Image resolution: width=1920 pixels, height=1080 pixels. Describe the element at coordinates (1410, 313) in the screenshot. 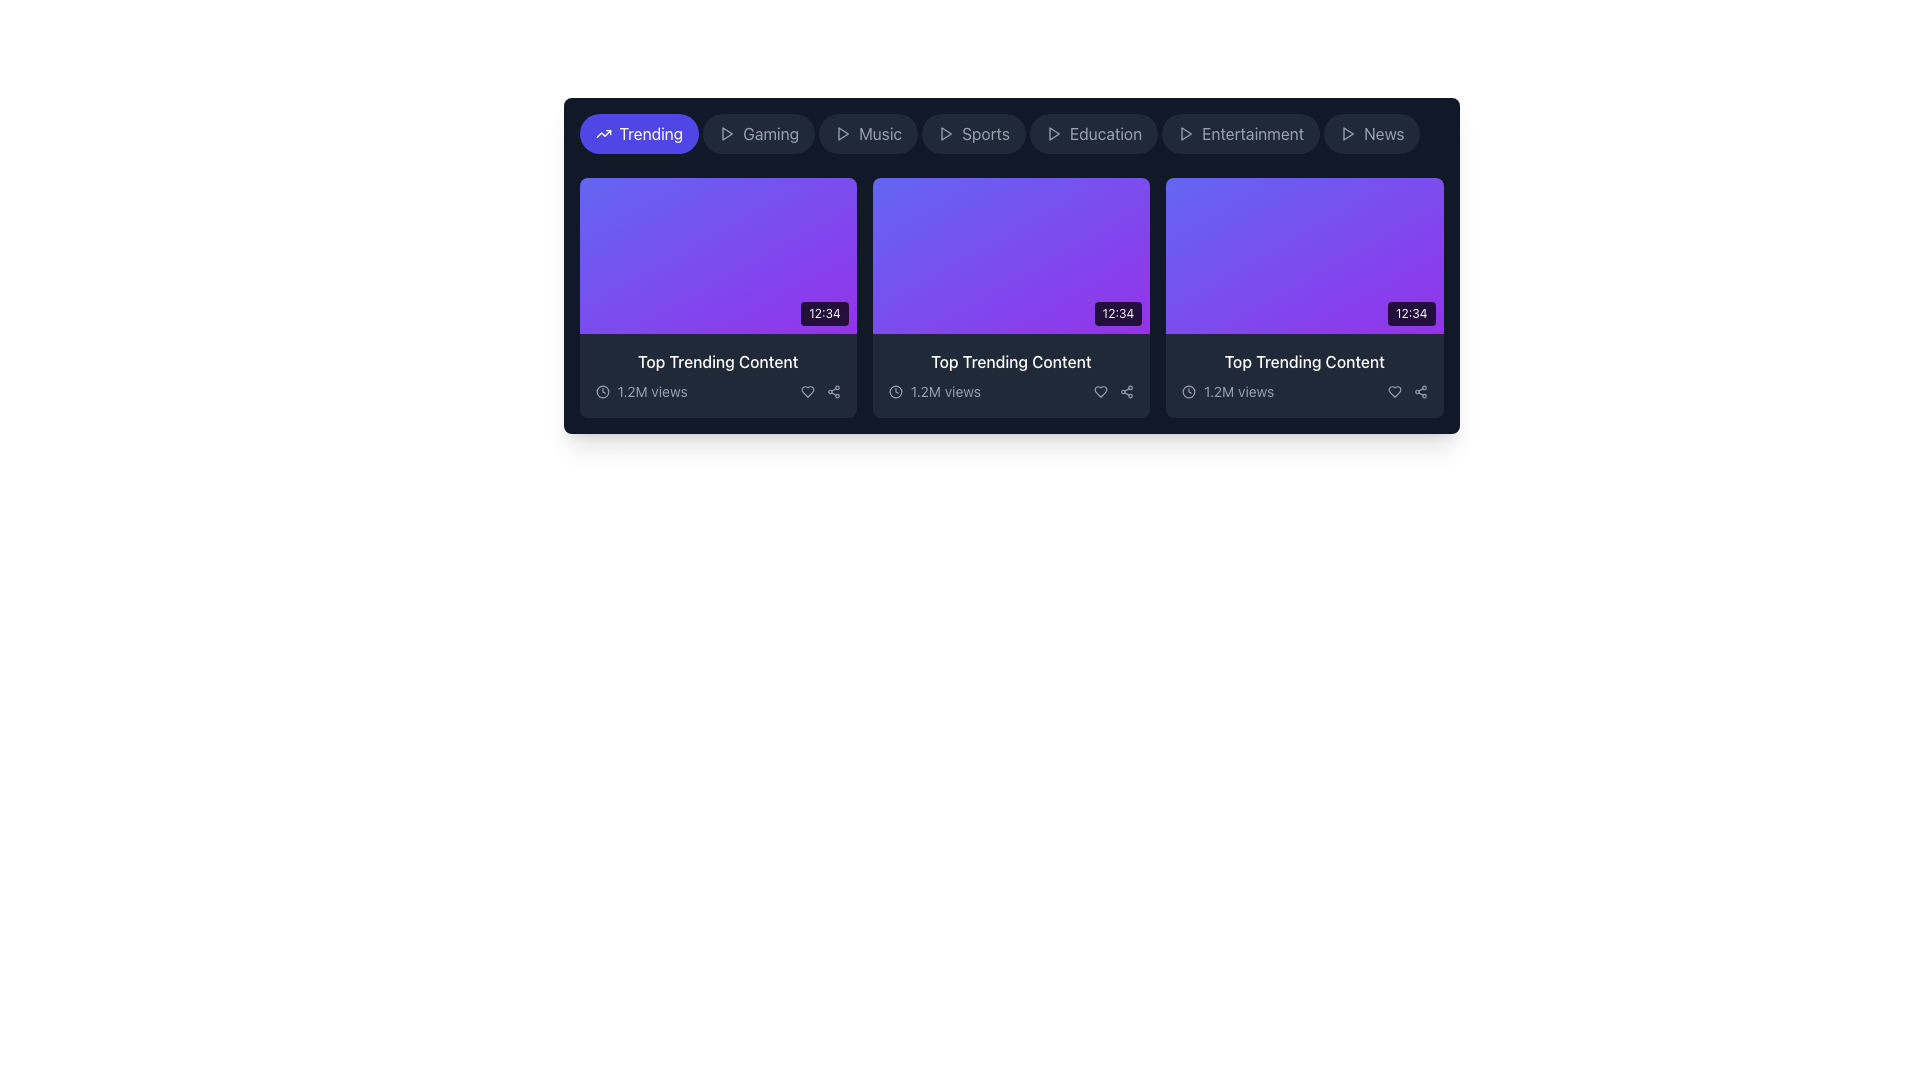

I see `the static label displaying the time '12:34' located in the bottom-right corner of the video thumbnail` at that location.